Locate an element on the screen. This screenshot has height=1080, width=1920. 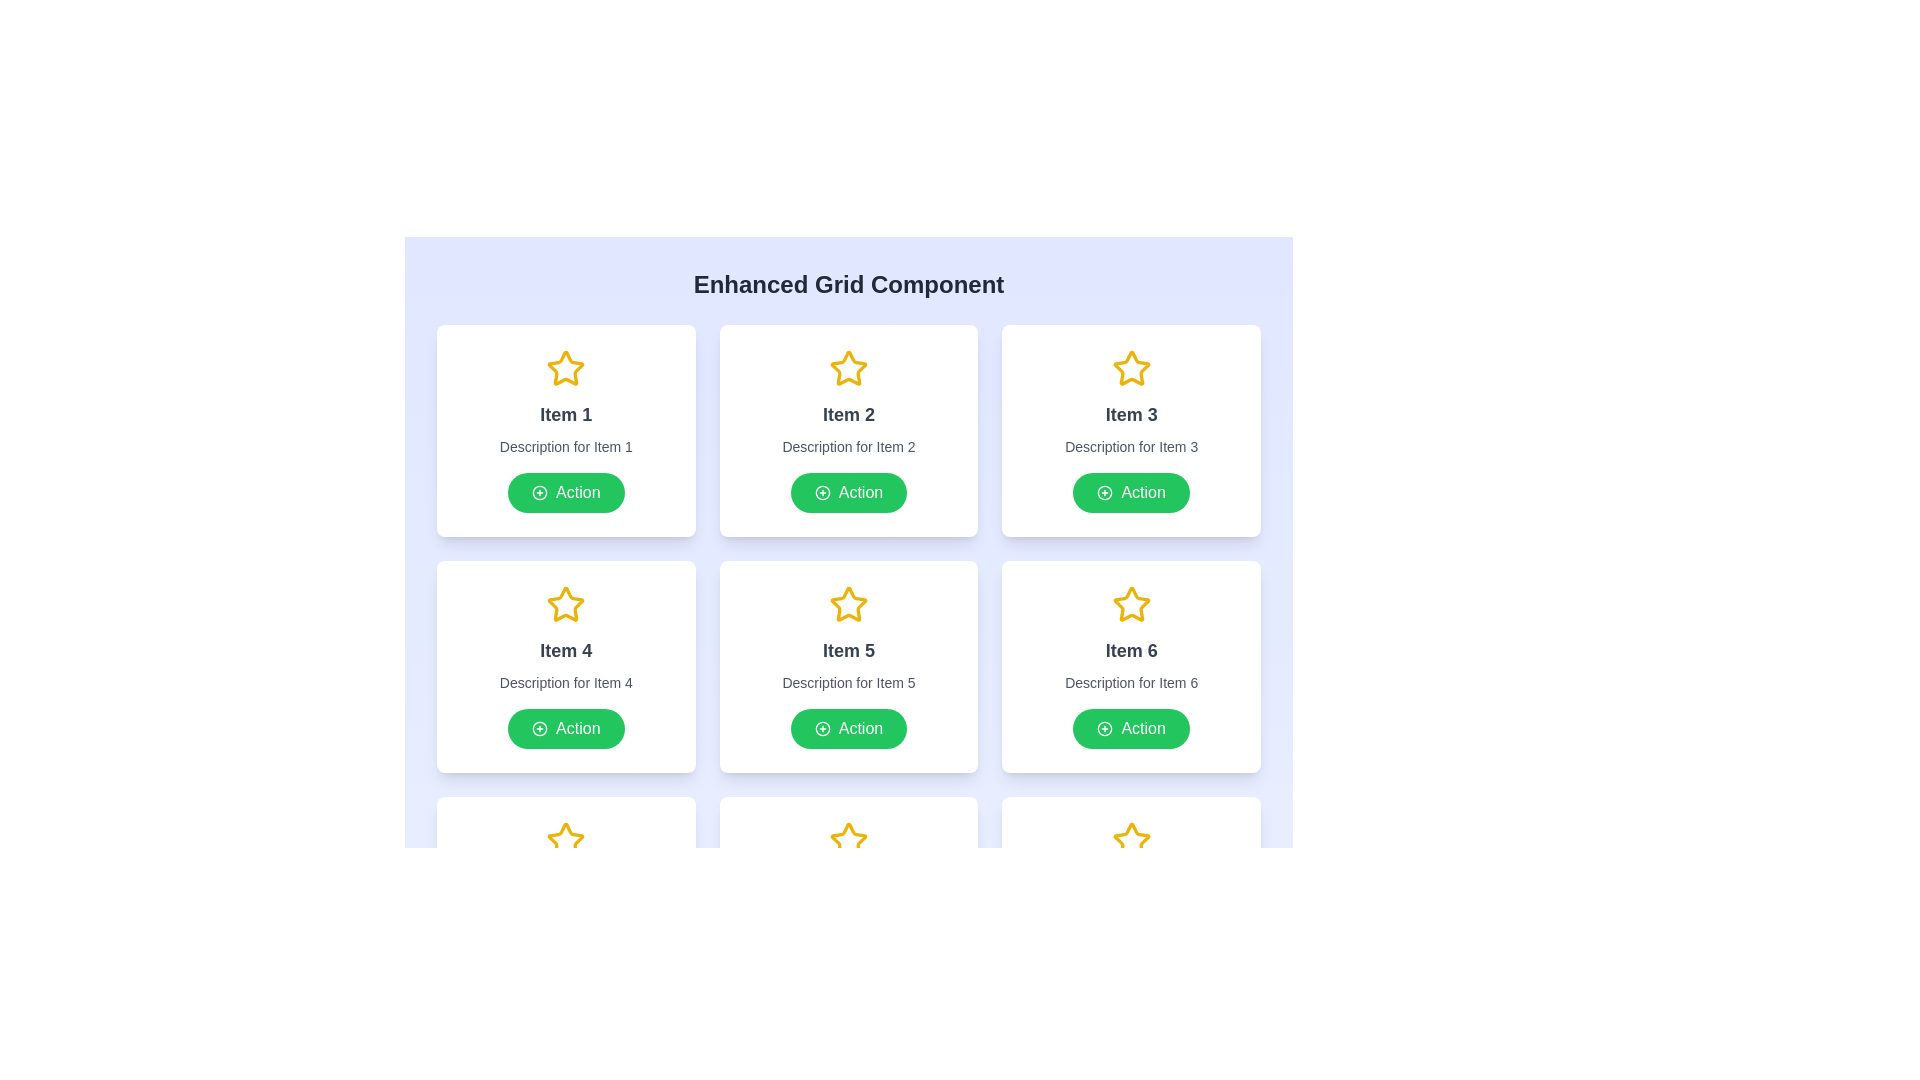
icon at the top of the Card representing 'Item 3' located in the first row, third column of the grid is located at coordinates (1131, 430).